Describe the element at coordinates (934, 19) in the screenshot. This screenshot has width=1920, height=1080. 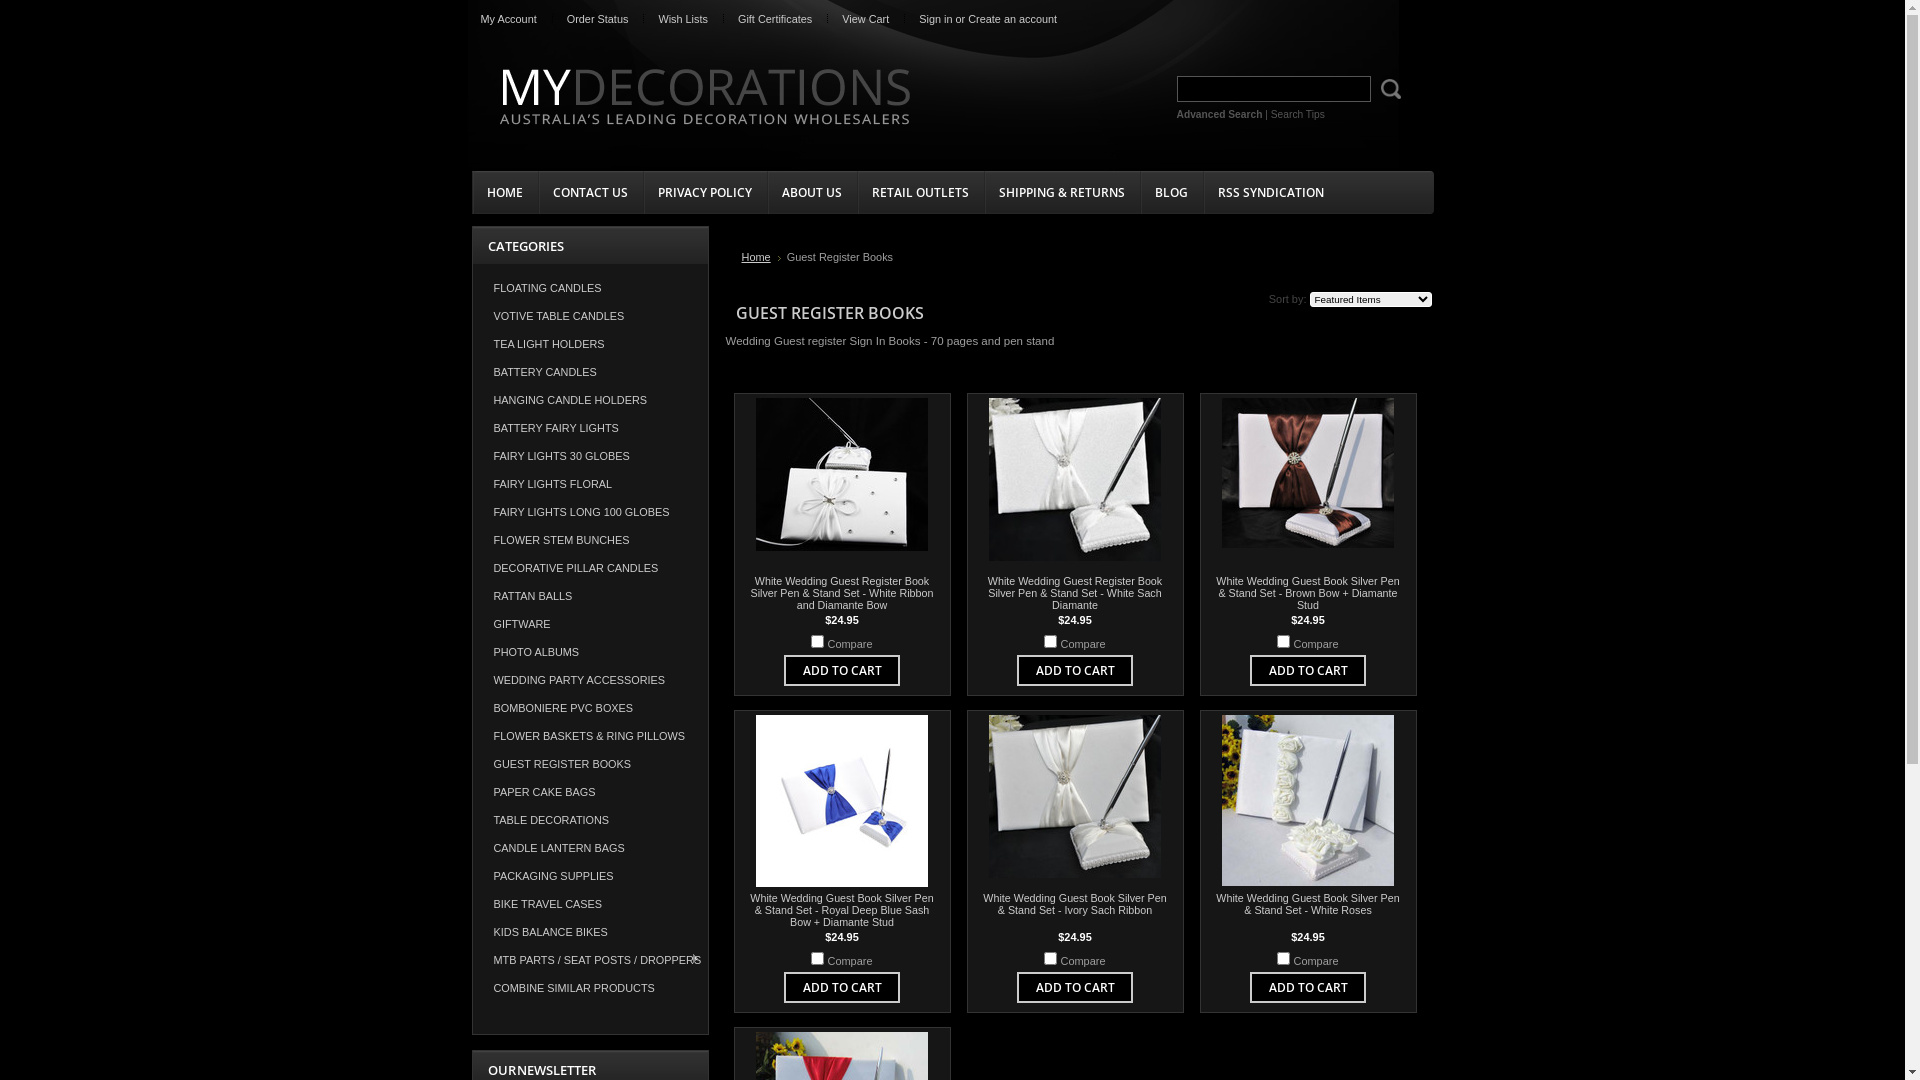
I see `'Sign in'` at that location.